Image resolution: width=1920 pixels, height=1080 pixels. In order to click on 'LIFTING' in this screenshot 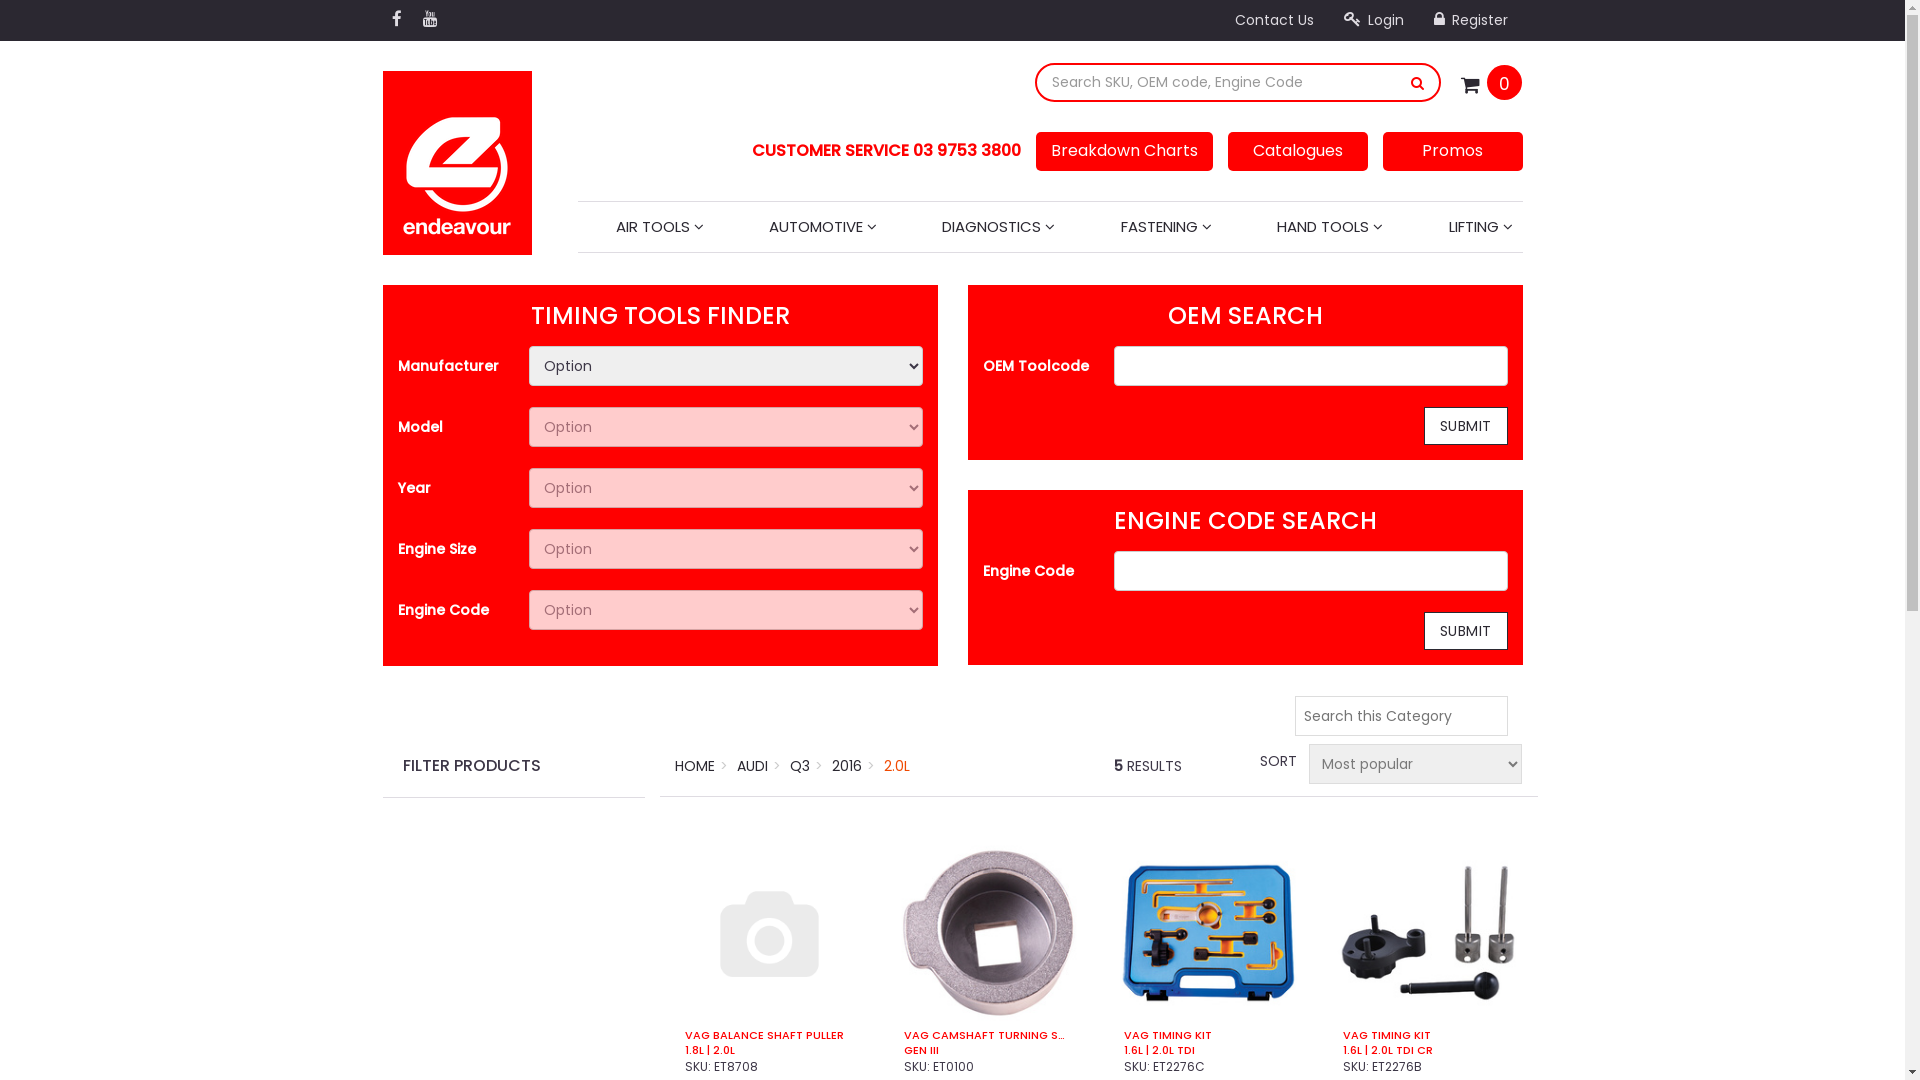, I will do `click(1479, 226)`.